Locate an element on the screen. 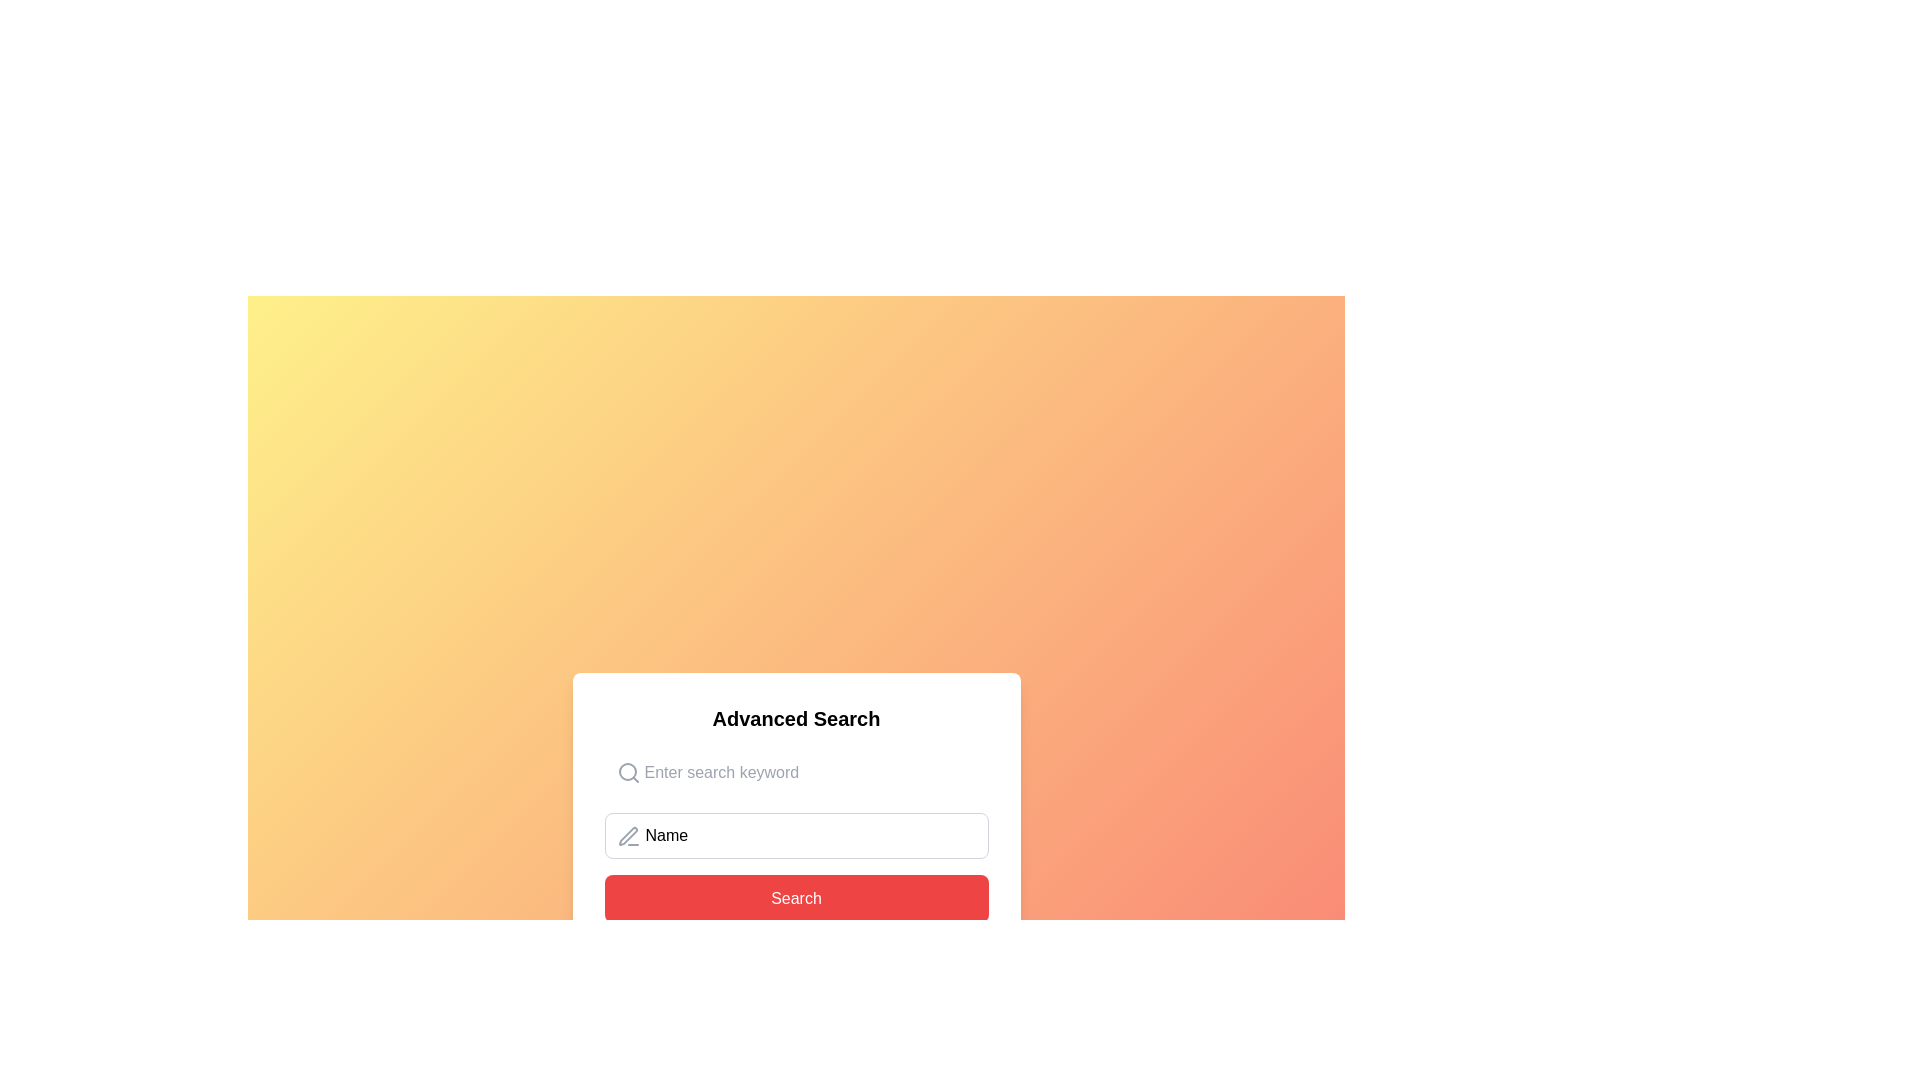 The height and width of the screenshot is (1080, 1920). the 'Advanced Search' static text element, which is a bold, large-sized text at the top of a card-like section with a white background and rounded corners is located at coordinates (795, 717).